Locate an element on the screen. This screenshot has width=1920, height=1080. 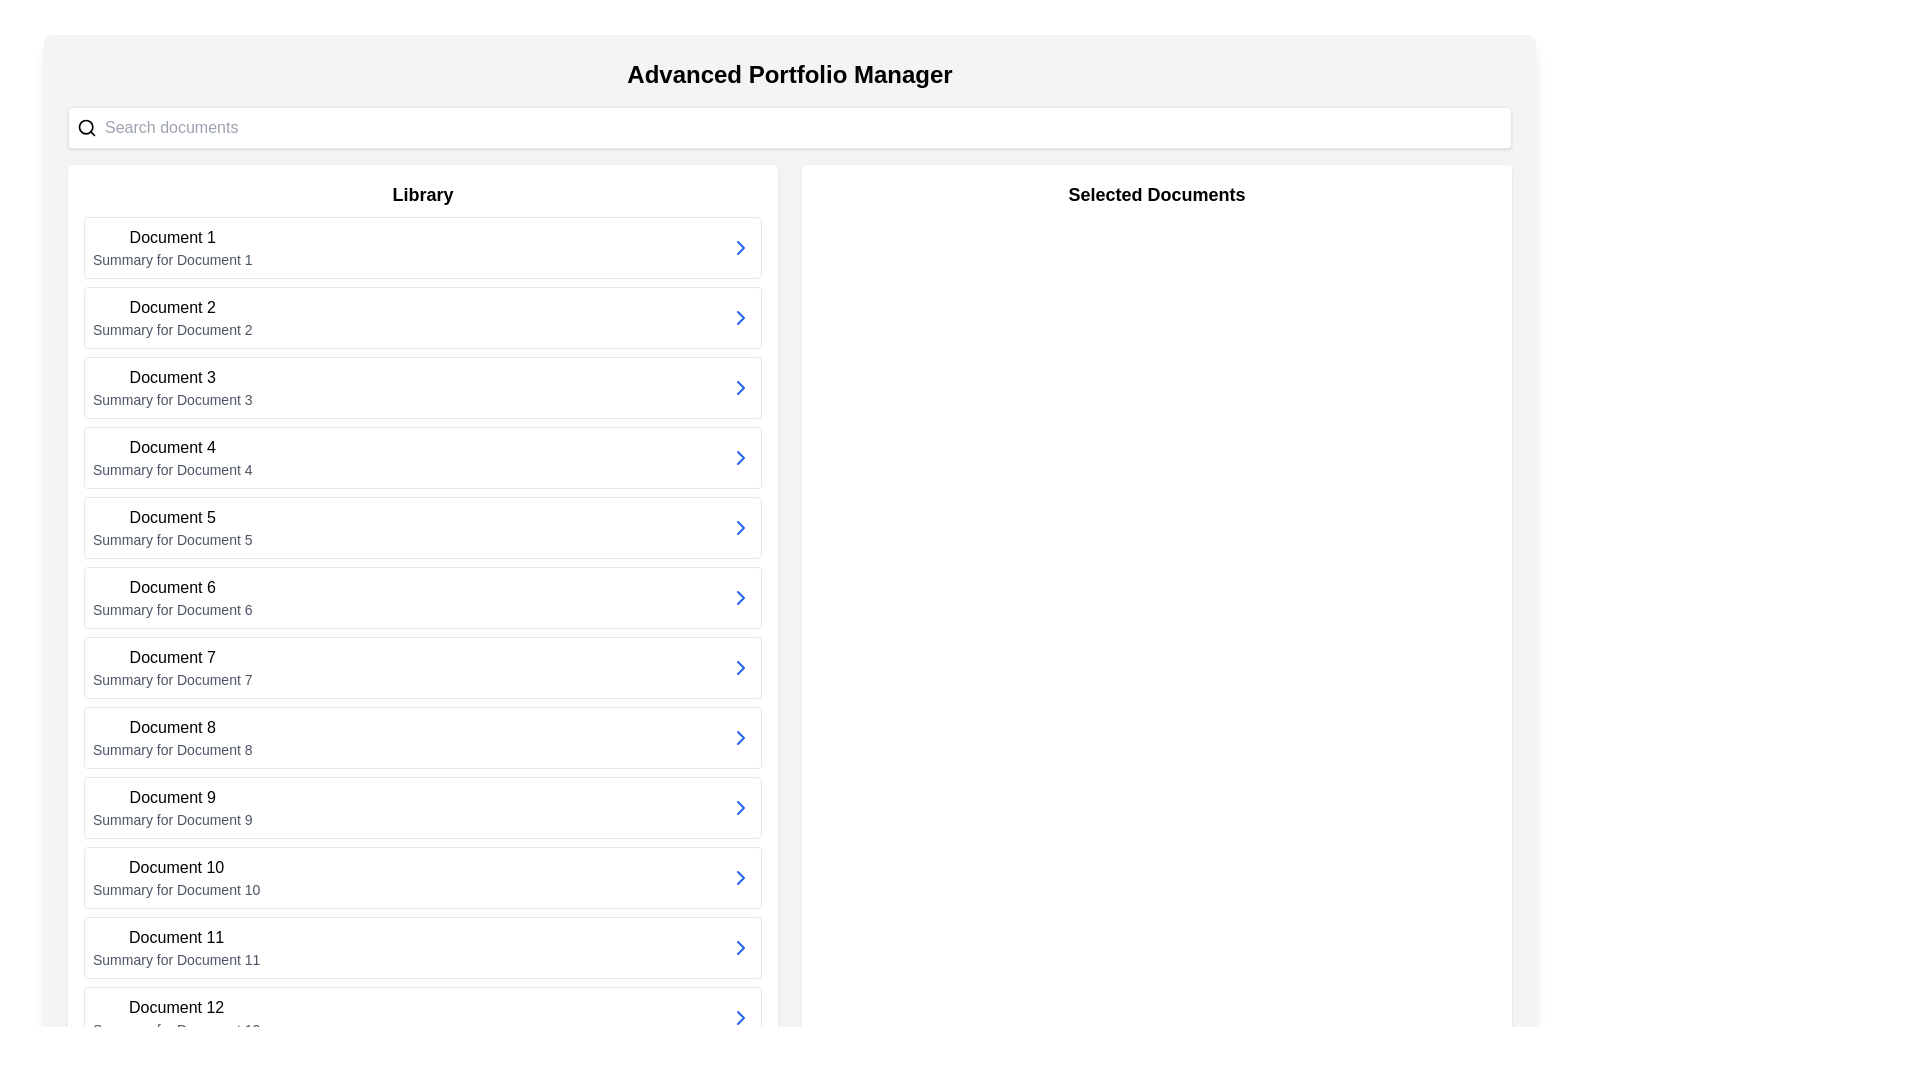
the List item representing 'Document 12' in the Library section is located at coordinates (176, 1018).